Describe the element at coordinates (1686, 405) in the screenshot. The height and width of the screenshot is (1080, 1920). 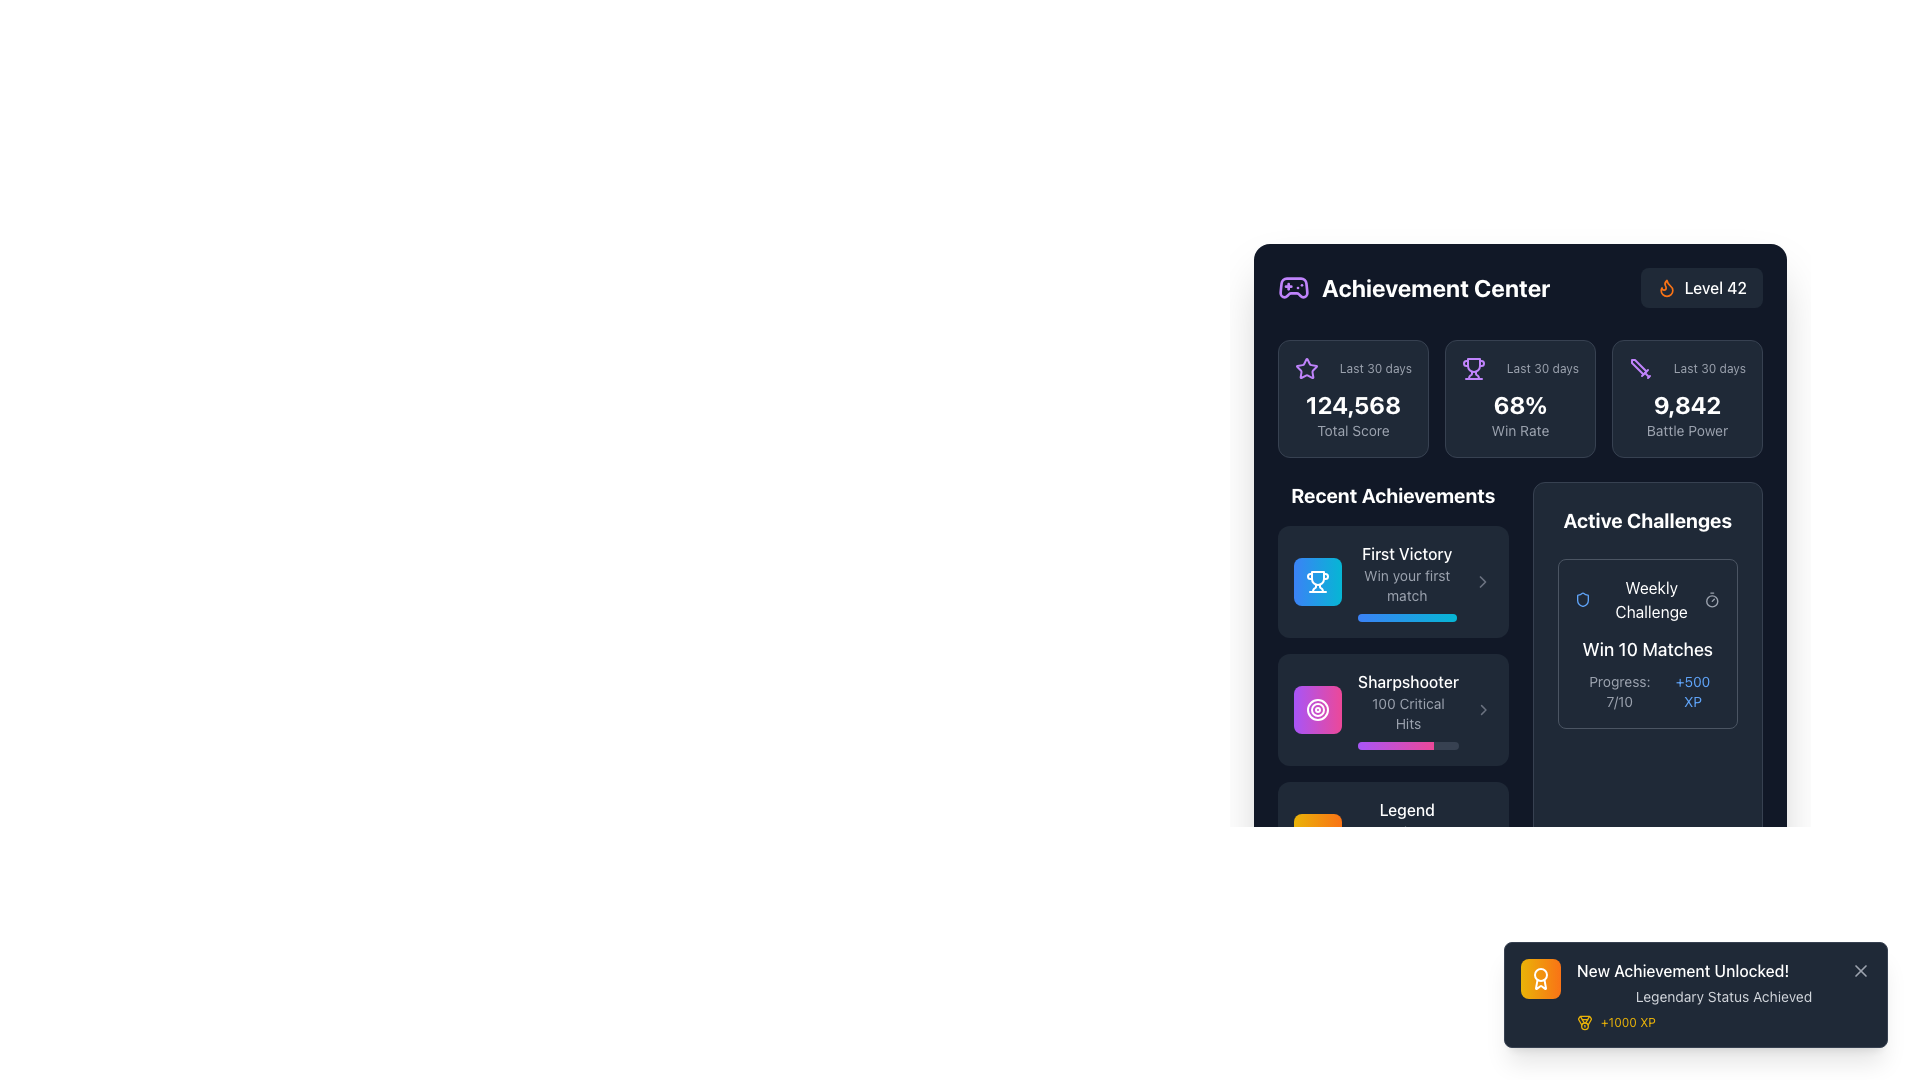
I see `the static text display showing the bold text '9,842', which is rendered in white against a dark background, located at the top-right corner of the interface above 'Battle Power'` at that location.